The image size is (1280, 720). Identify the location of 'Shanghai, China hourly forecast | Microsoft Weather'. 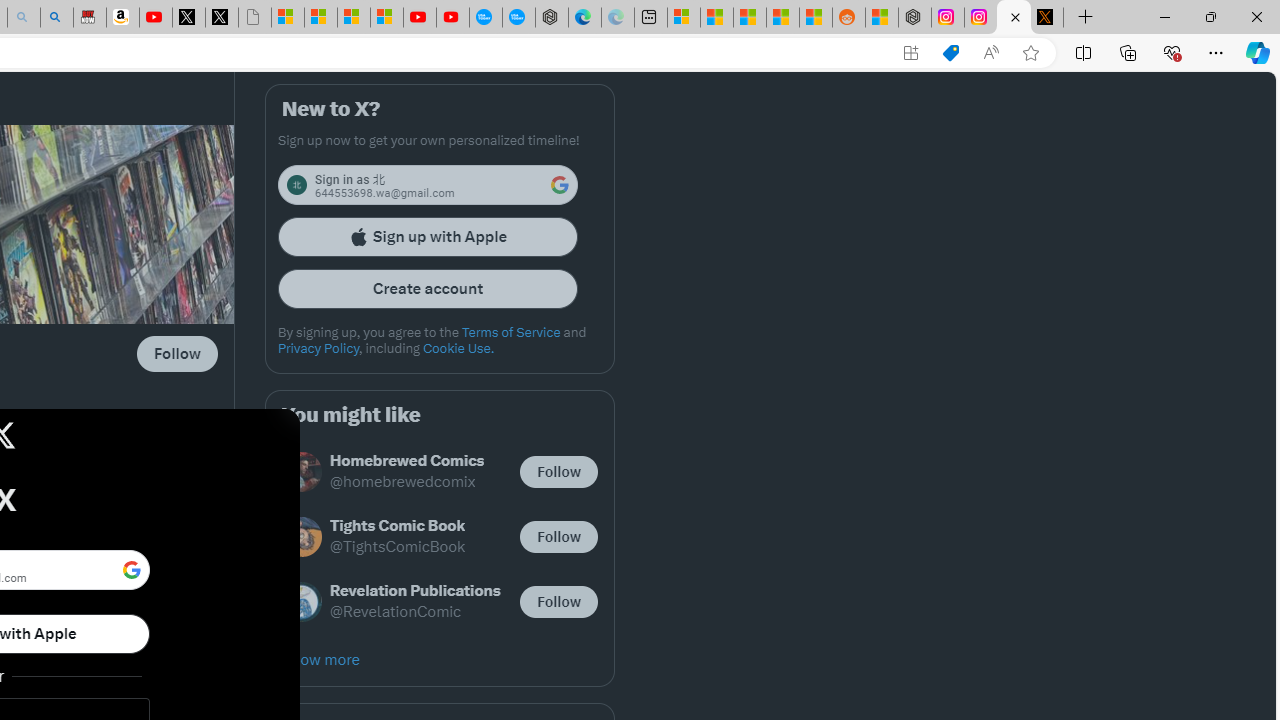
(748, 17).